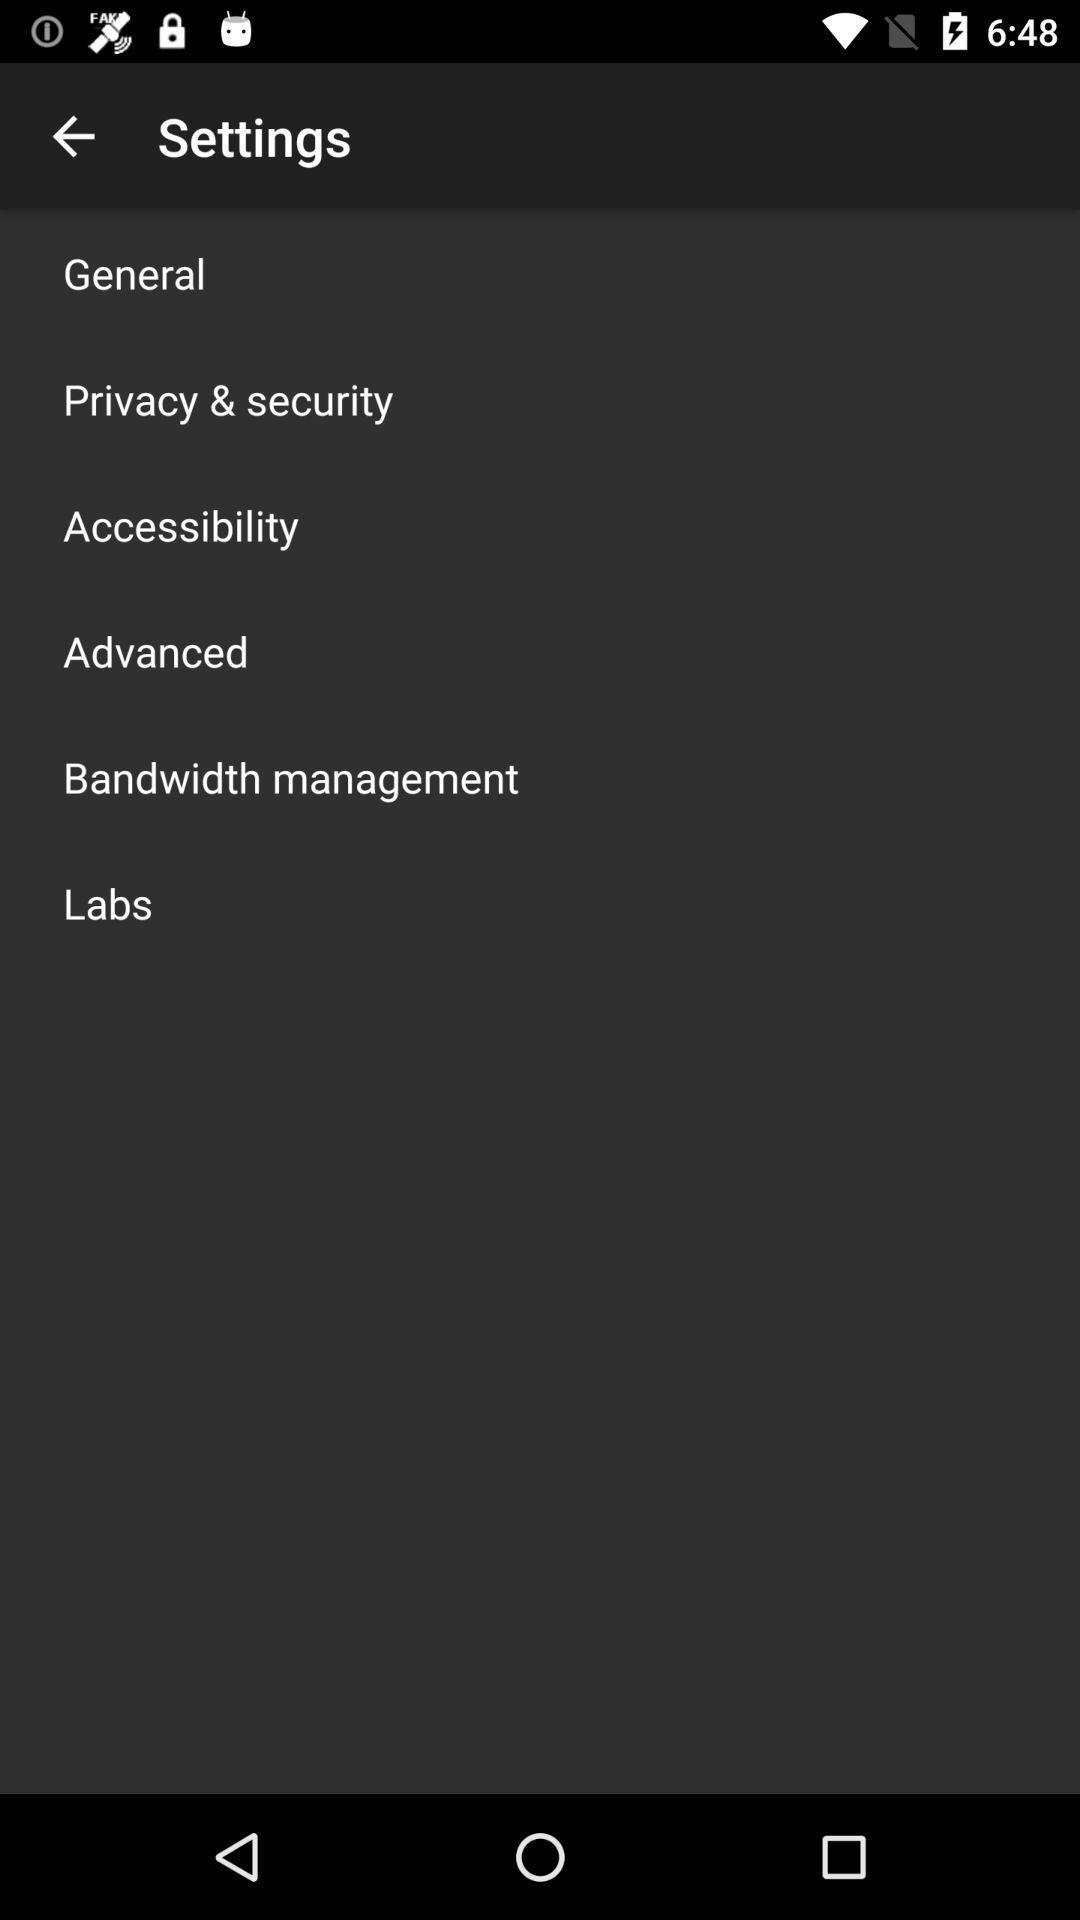 Image resolution: width=1080 pixels, height=1920 pixels. I want to click on app above privacy & security app, so click(134, 272).